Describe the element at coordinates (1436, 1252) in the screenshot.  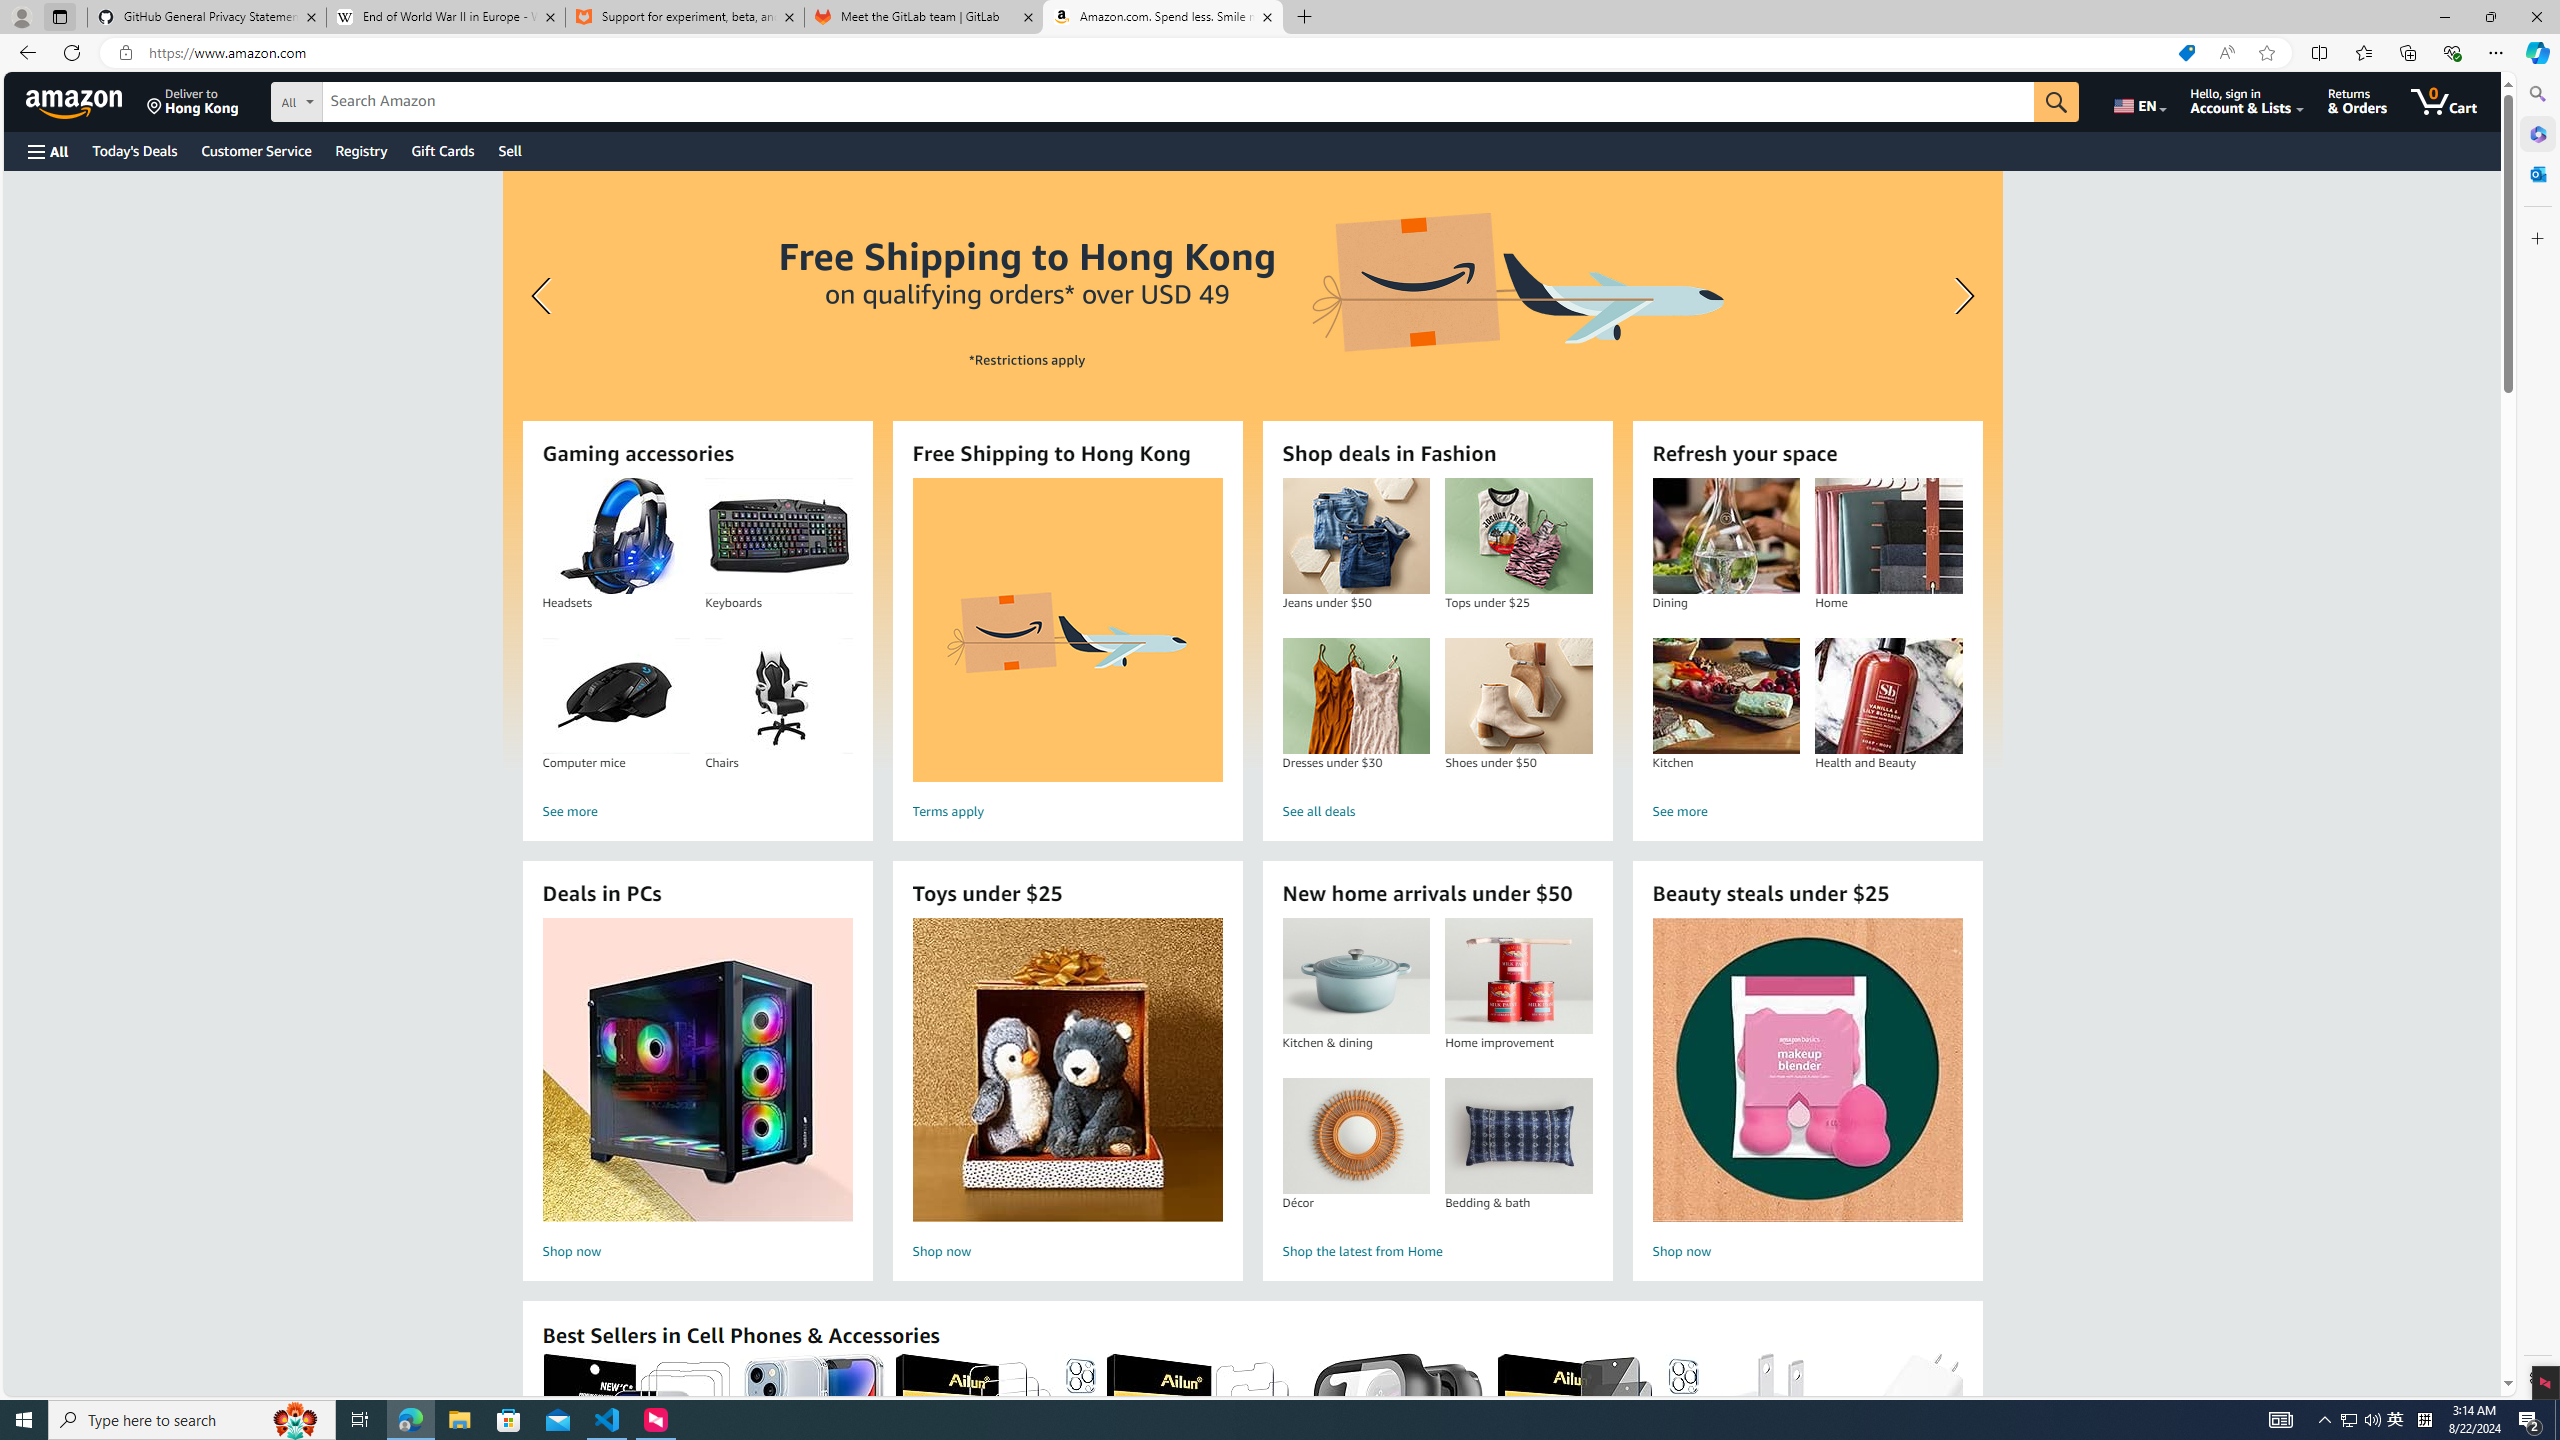
I see `'Shop the latest from Home'` at that location.